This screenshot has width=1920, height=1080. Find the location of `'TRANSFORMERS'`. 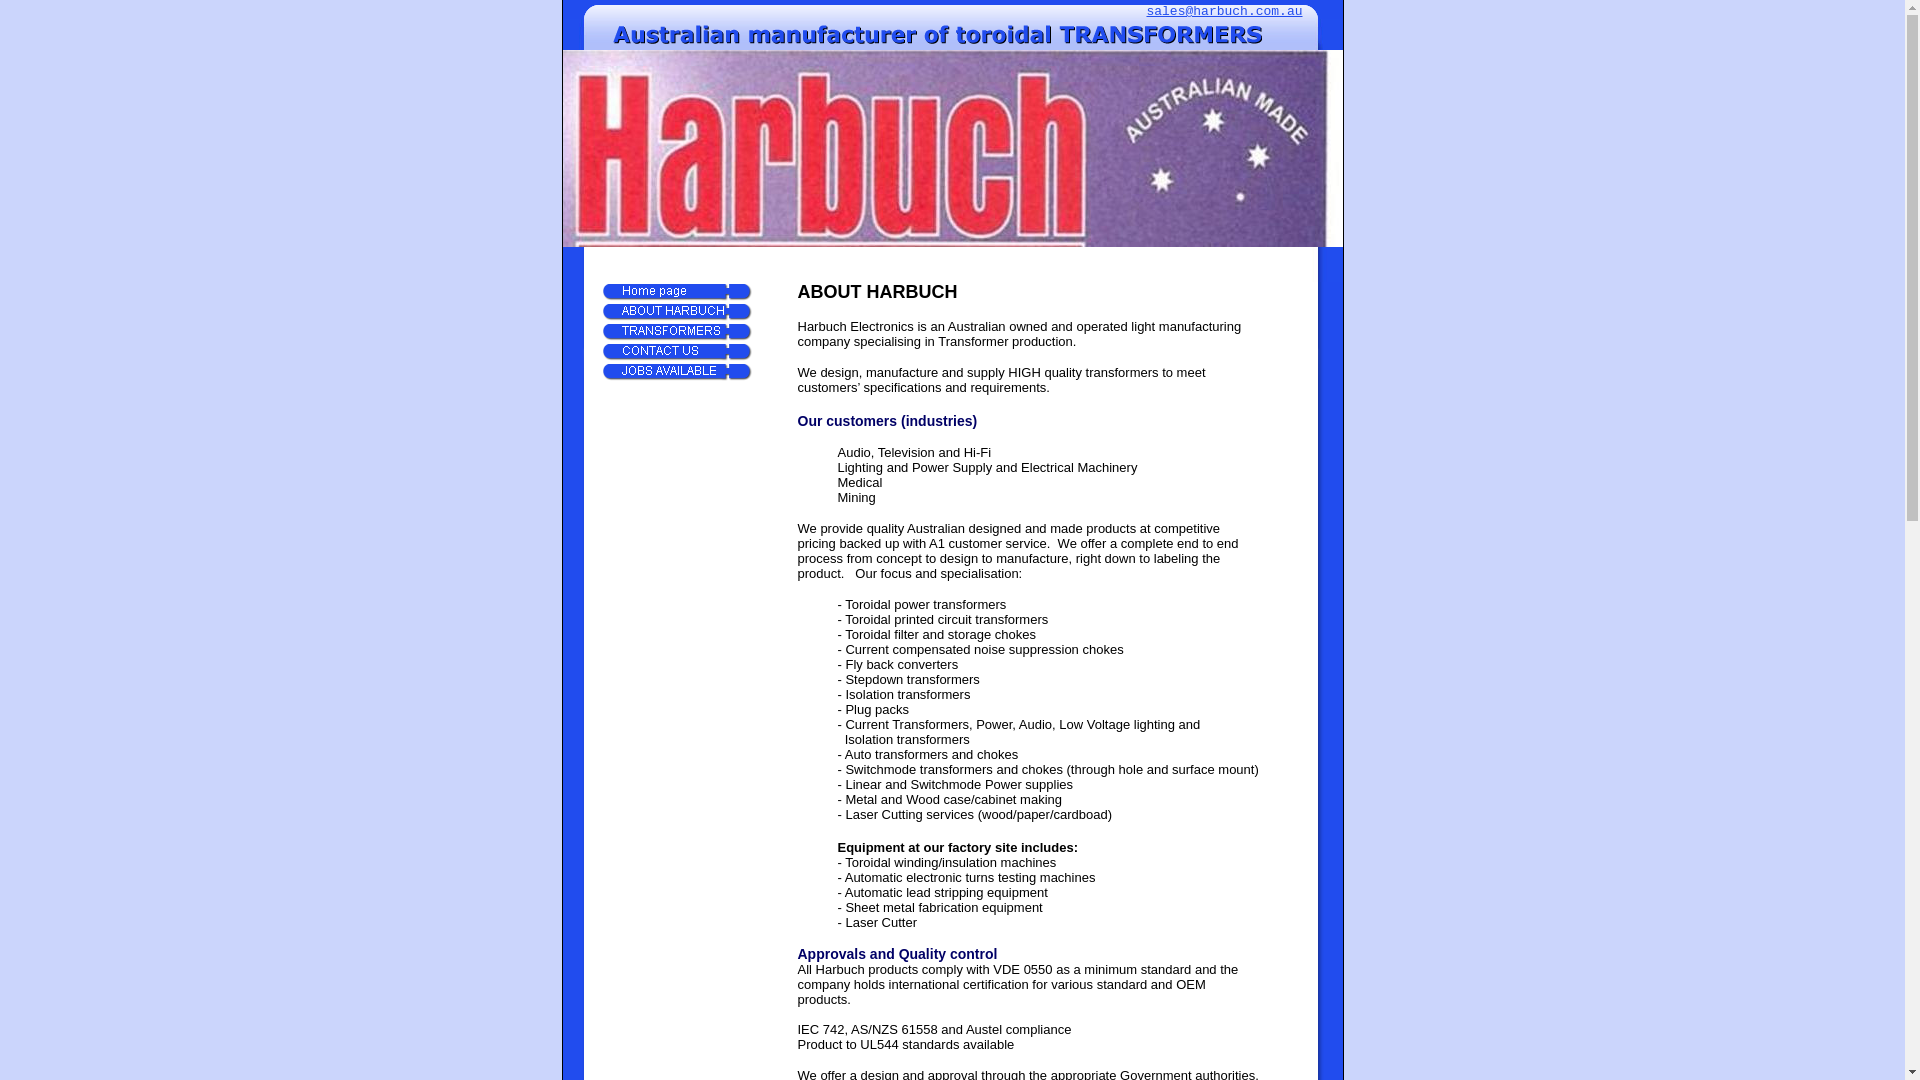

'TRANSFORMERS' is located at coordinates (676, 330).